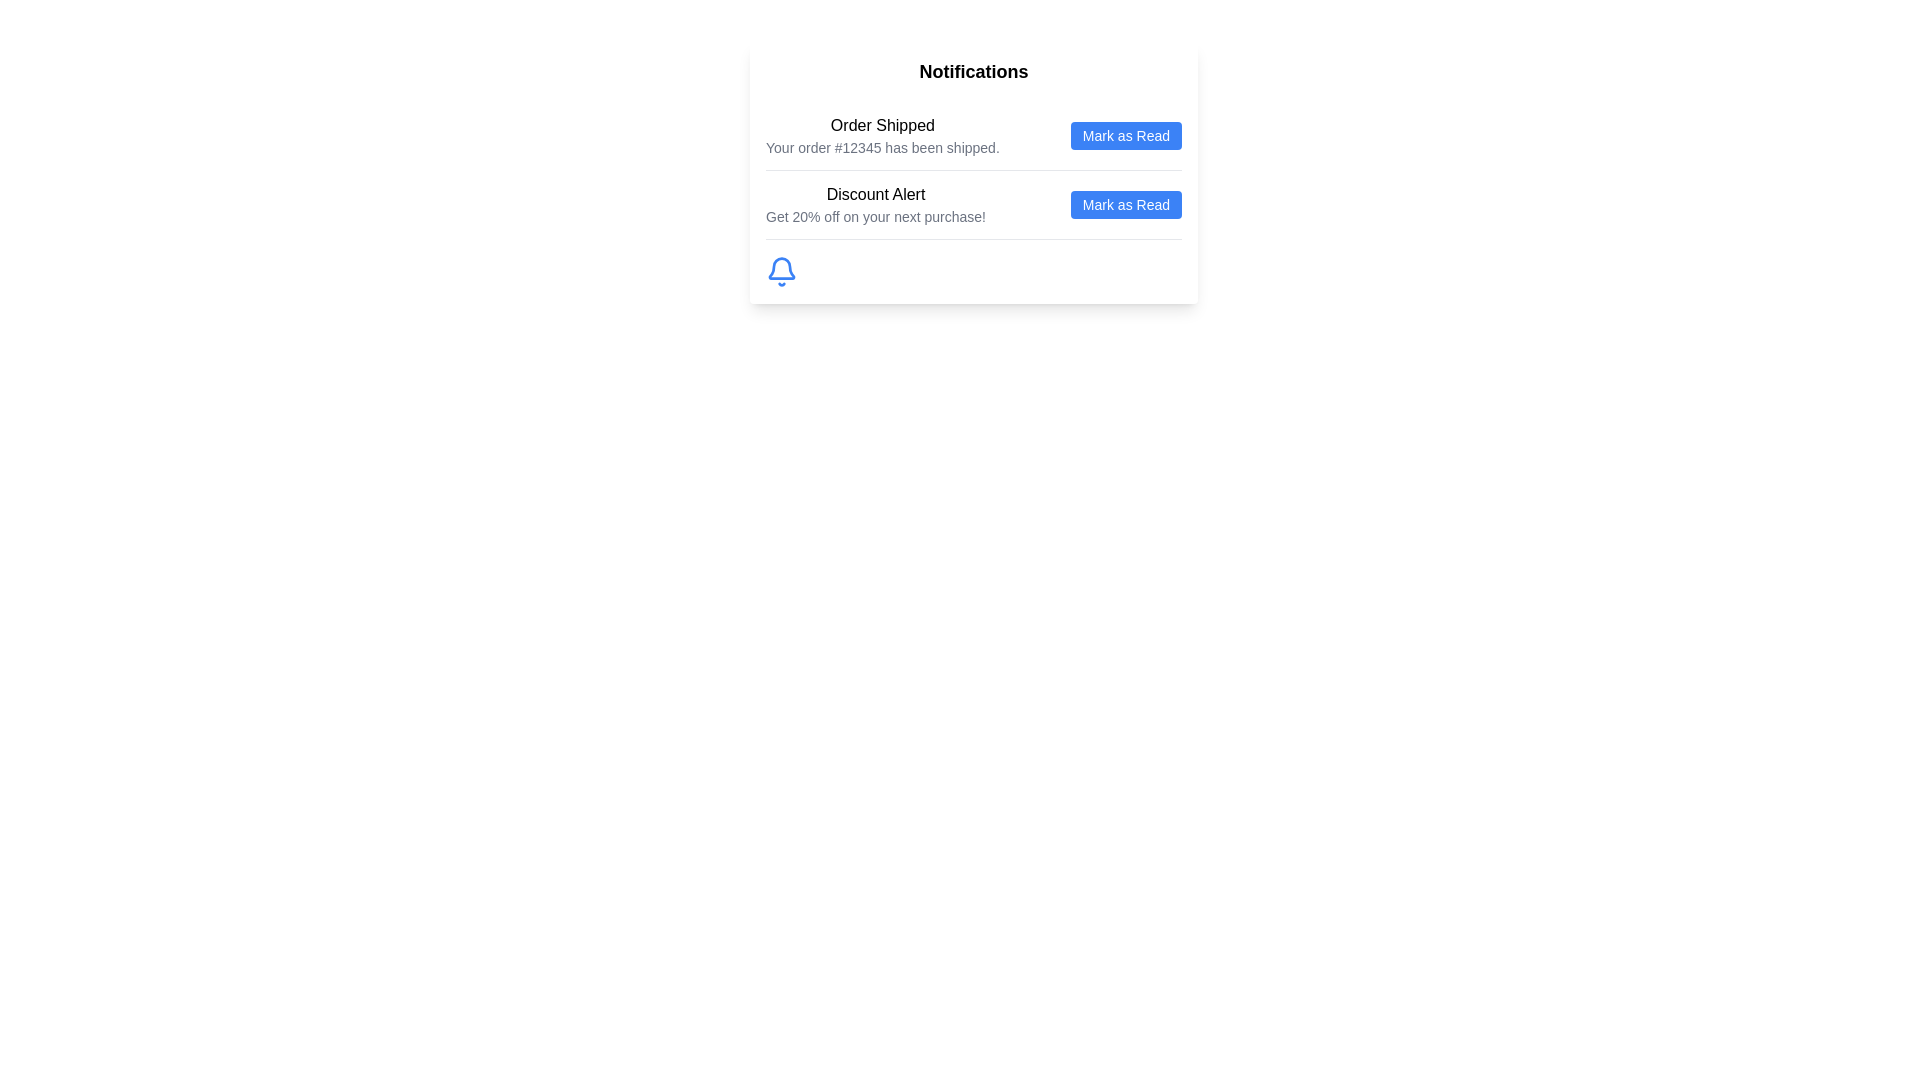 This screenshot has width=1920, height=1080. I want to click on details of the discount notification displayed in the text area that shows 'Discount Alert' and 'Get 20% off on your next purchase!', so click(875, 204).